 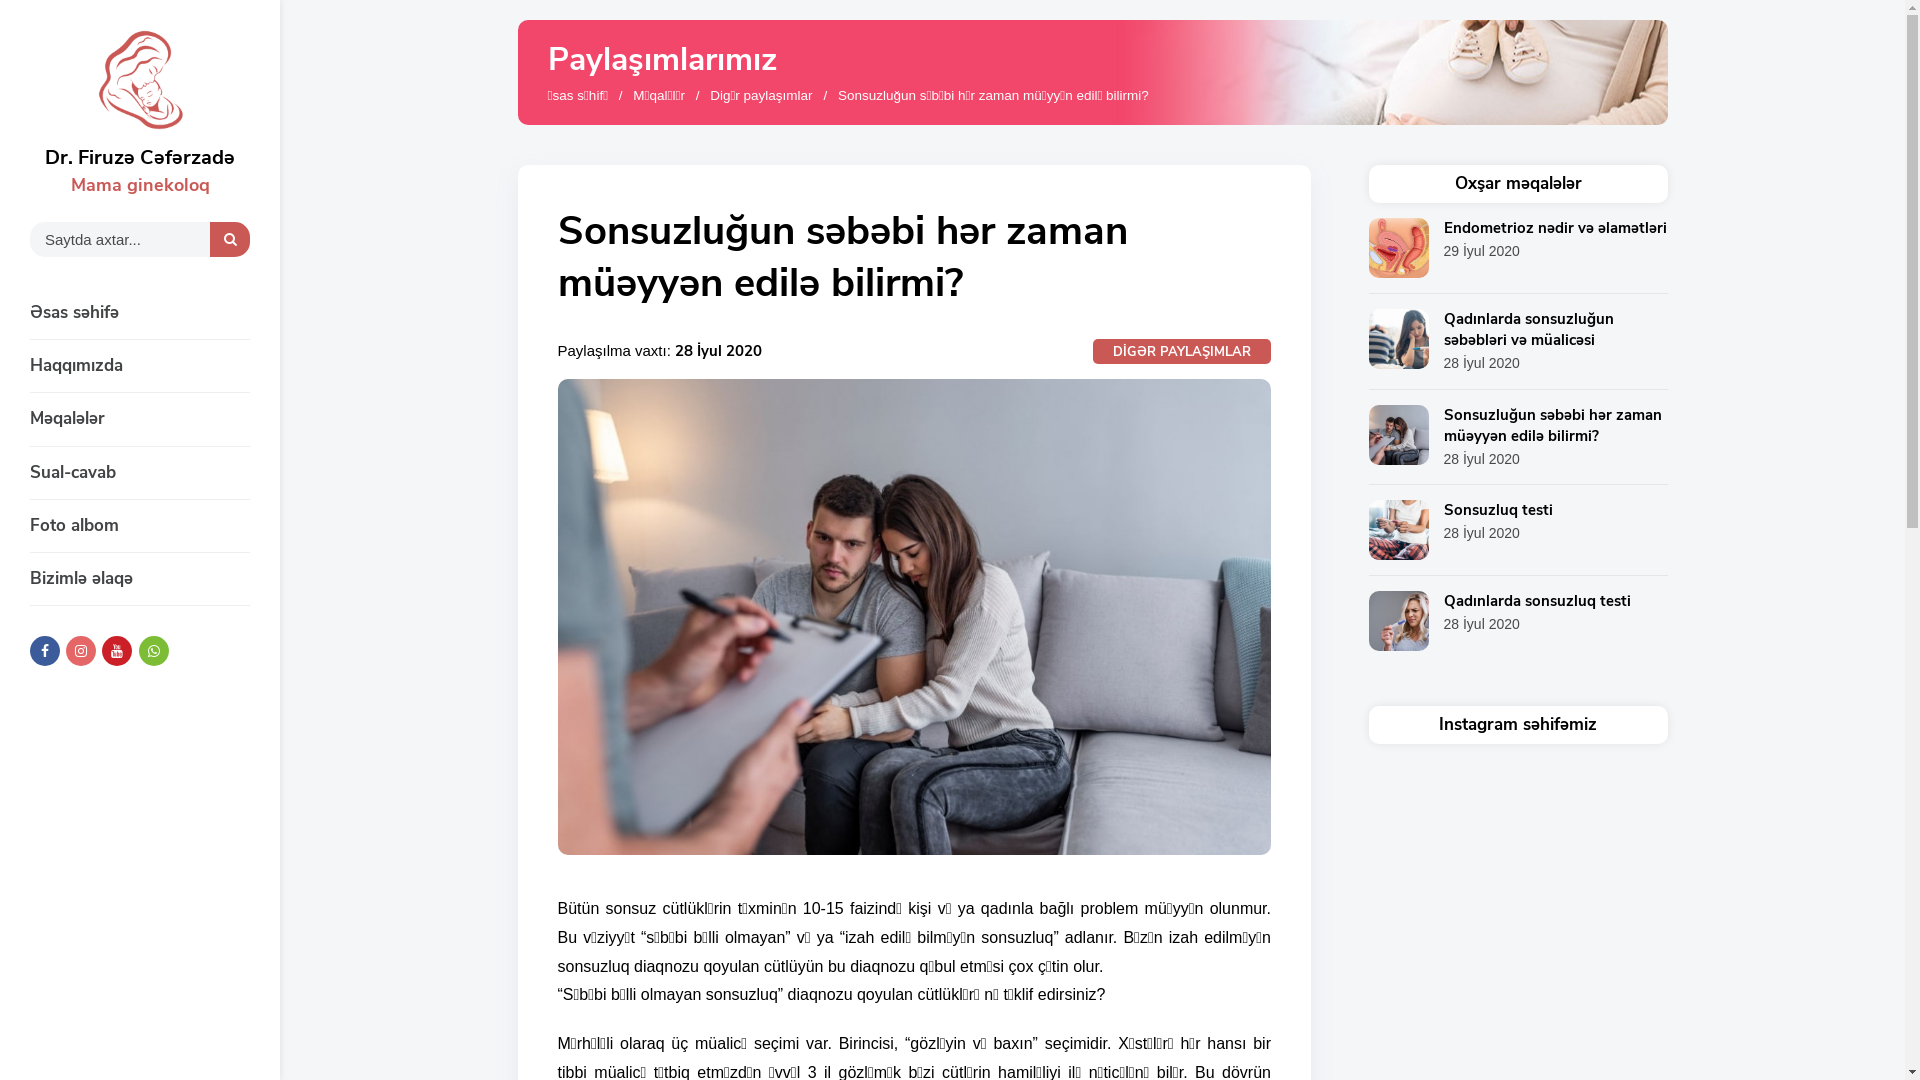 I want to click on 'Foto albom', so click(x=138, y=525).